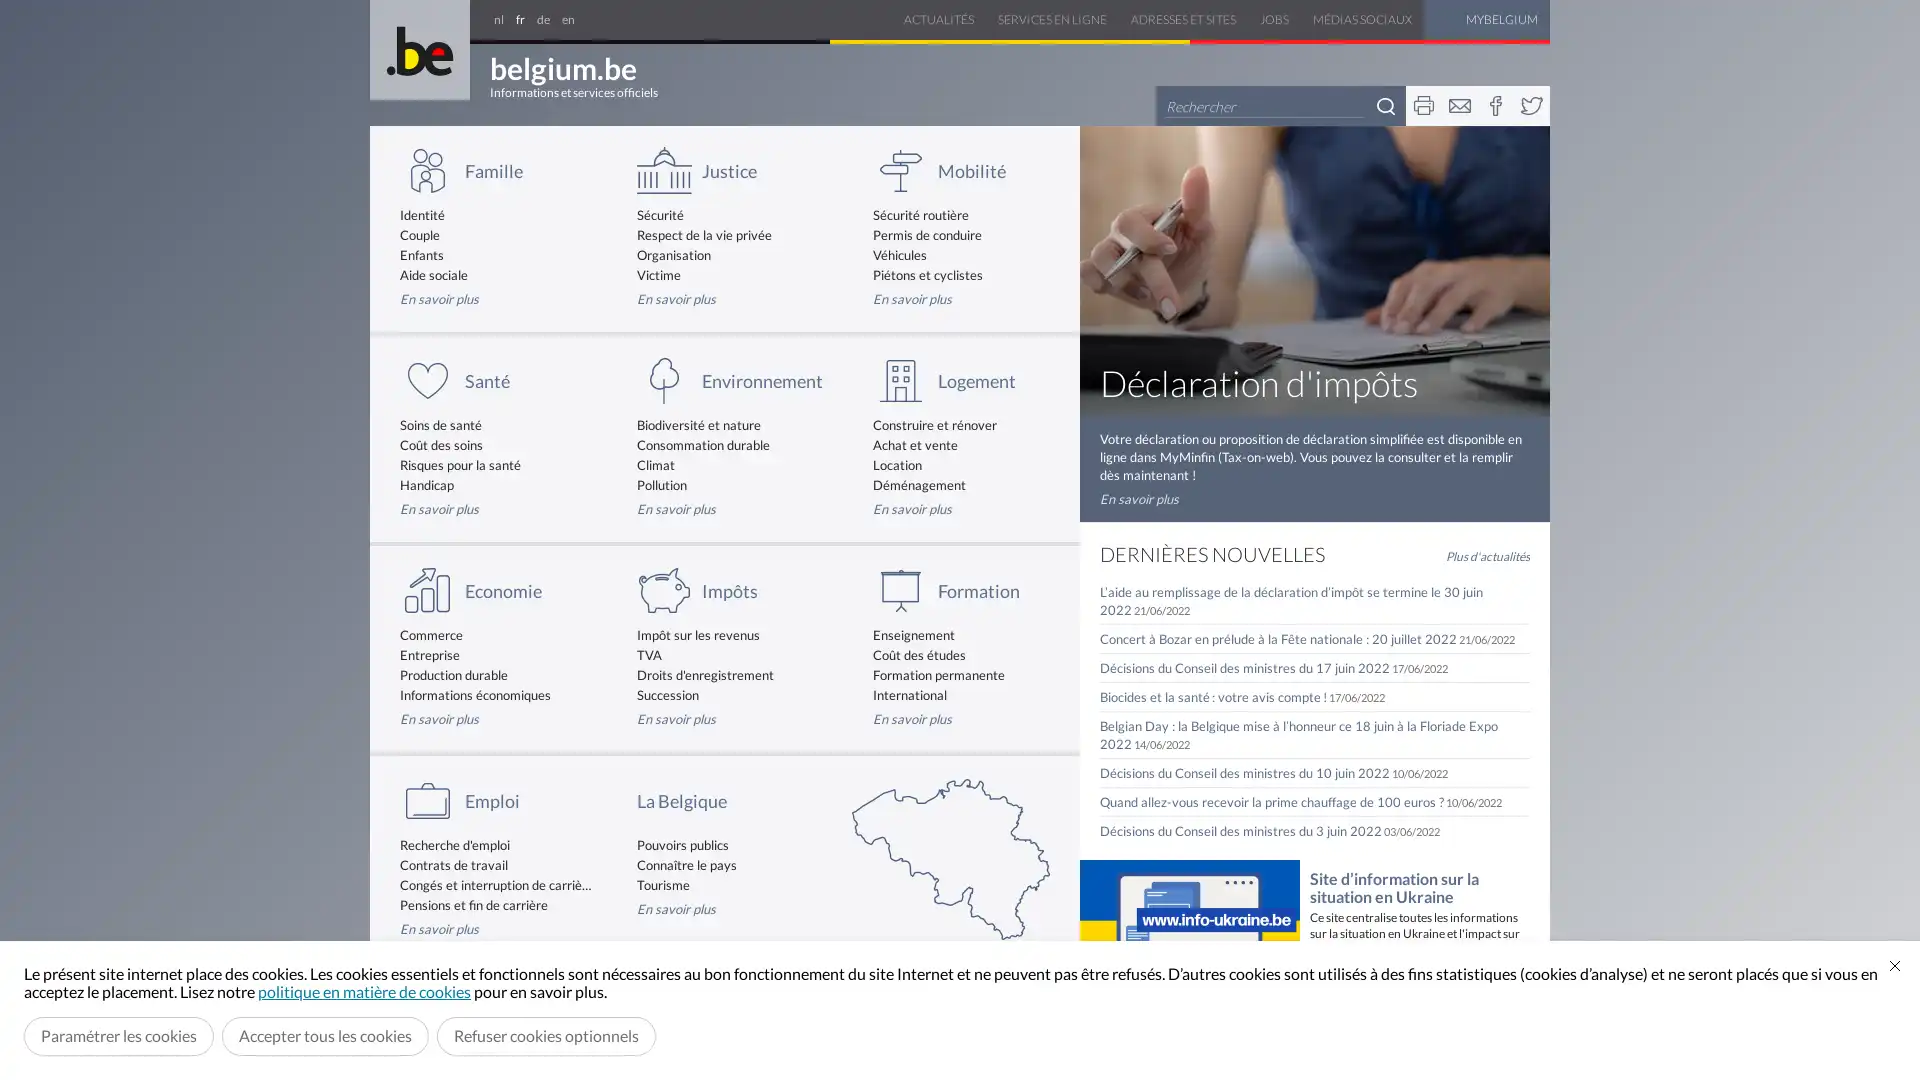 The width and height of the screenshot is (1920, 1080). Describe the element at coordinates (1894, 964) in the screenshot. I see `Fermer` at that location.